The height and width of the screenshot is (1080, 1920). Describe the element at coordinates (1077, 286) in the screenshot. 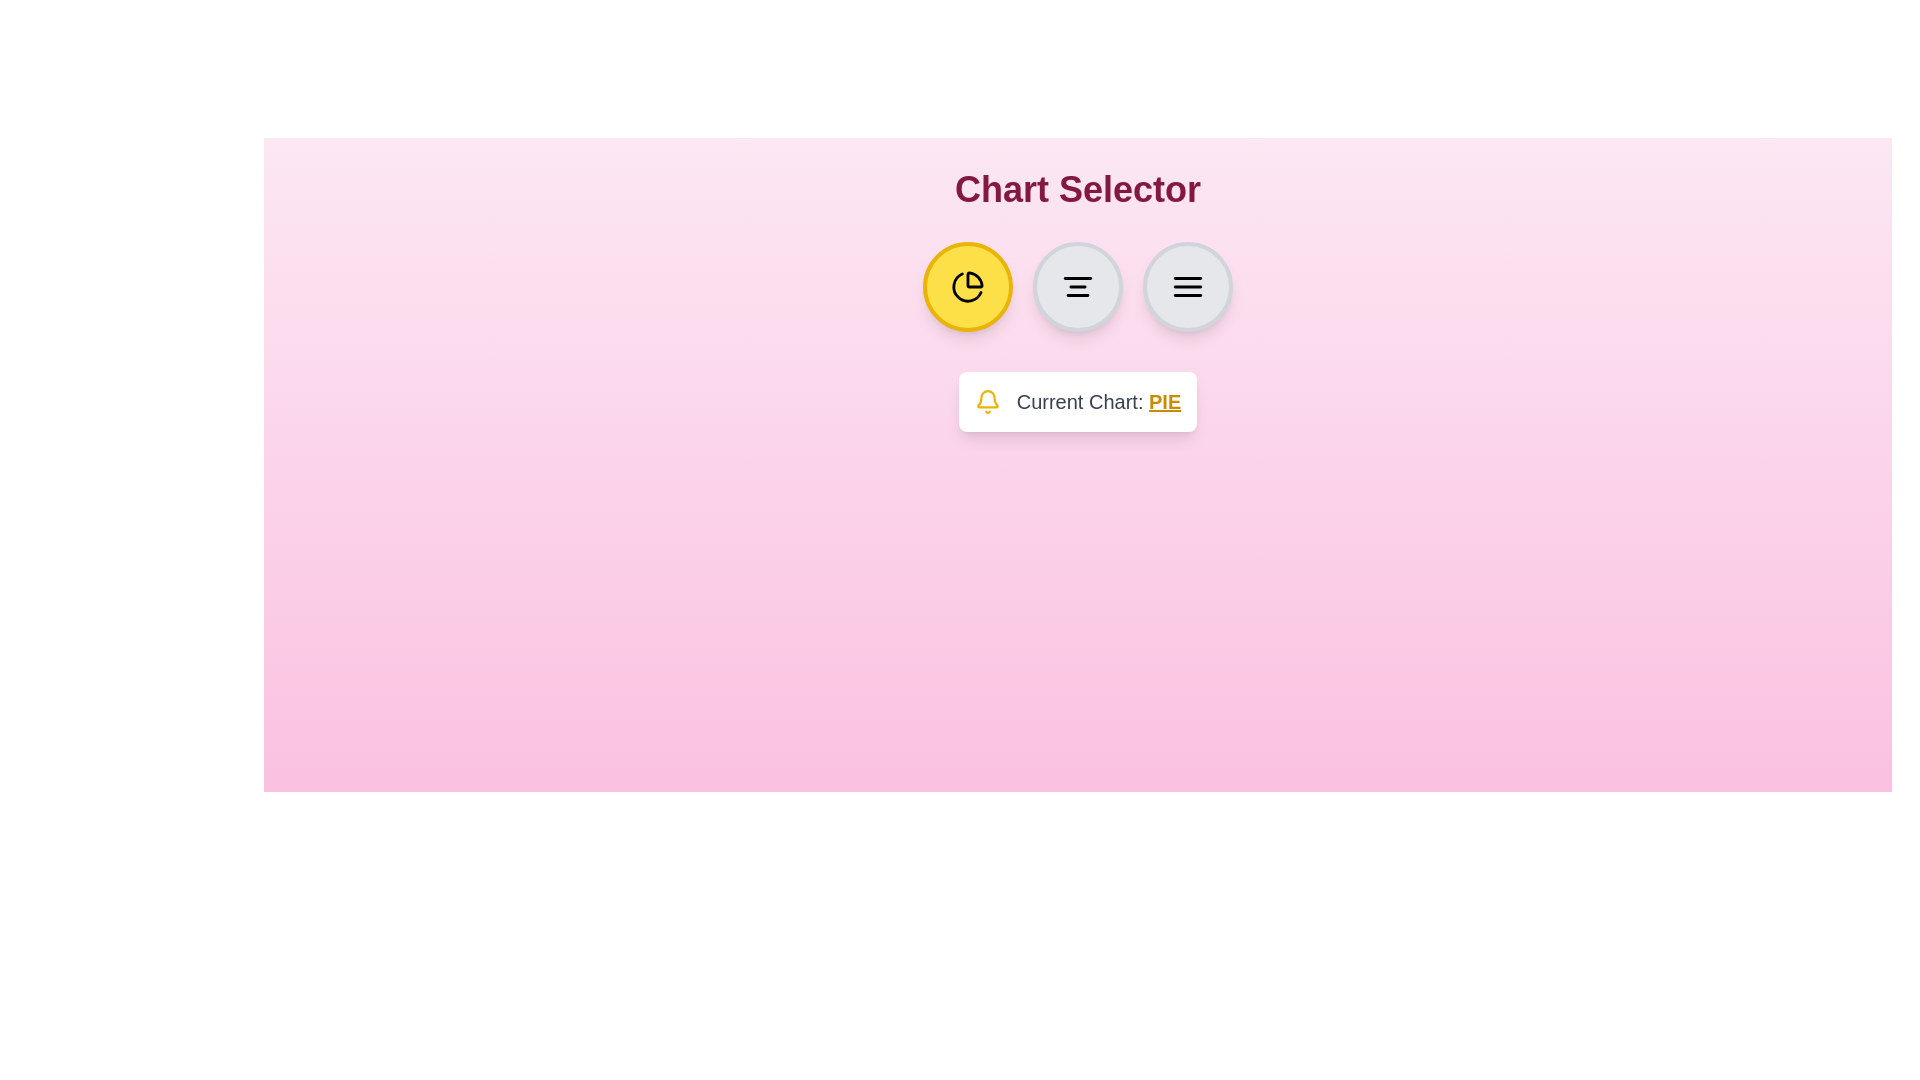

I see `the chart type by clicking on the corresponding button. The parameter line specifies the chart type to select` at that location.